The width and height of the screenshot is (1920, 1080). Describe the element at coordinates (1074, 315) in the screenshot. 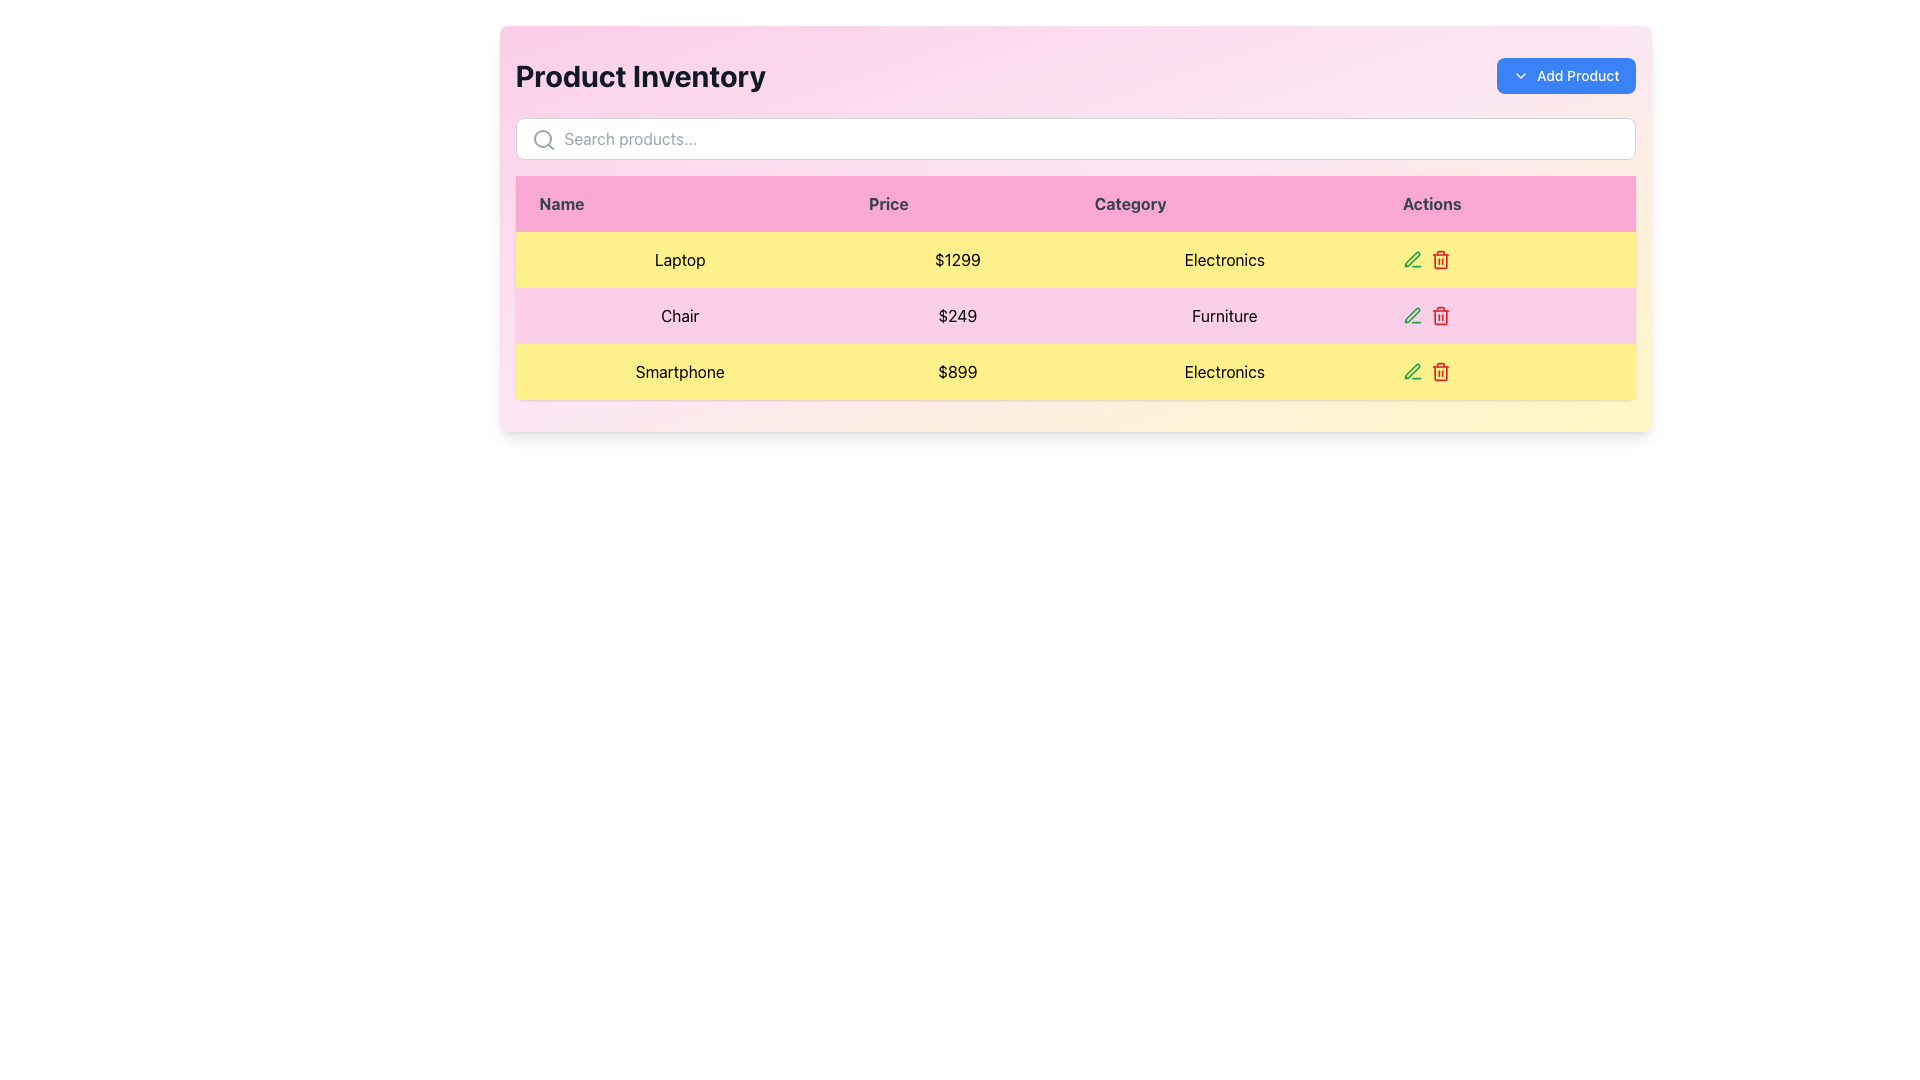

I see `to select the second row in the 'Product Inventory' table that contains the product information for 'Chair', priced at '$249' in the 'Furniture' category` at that location.